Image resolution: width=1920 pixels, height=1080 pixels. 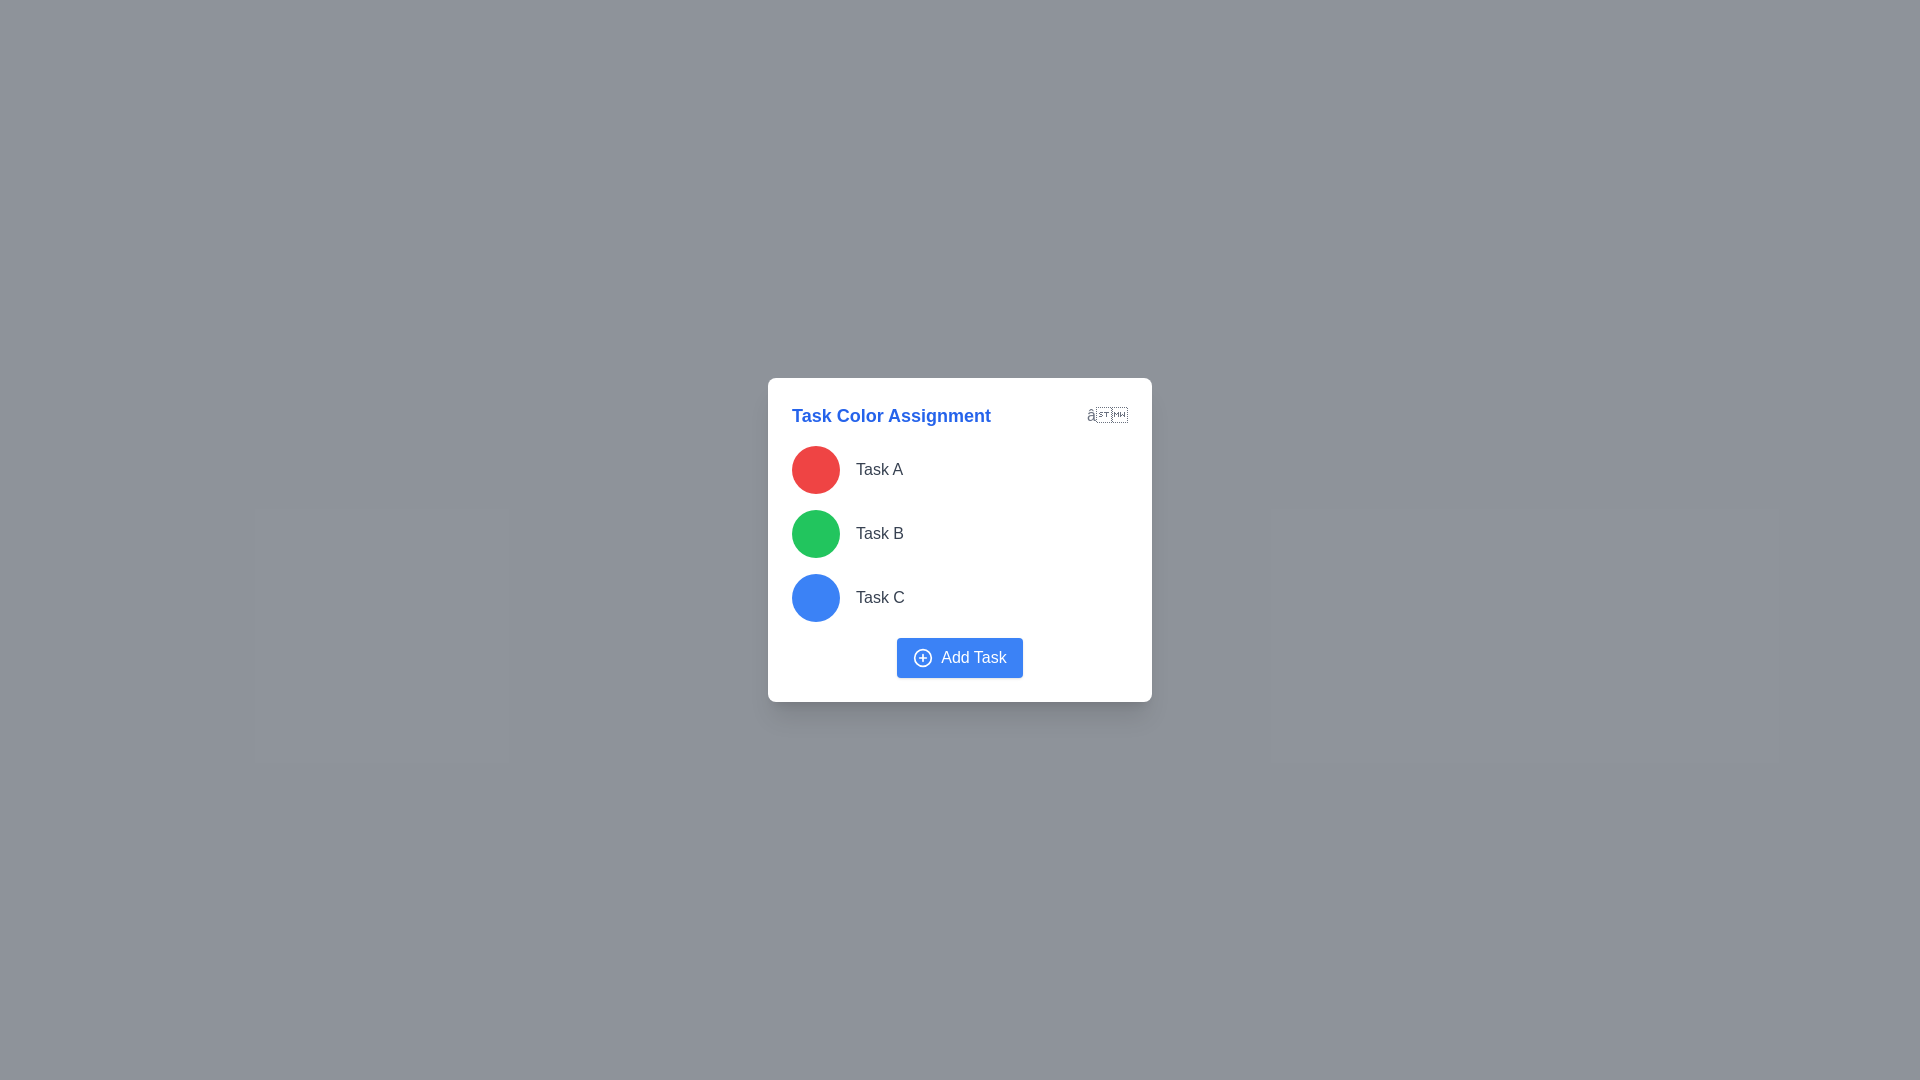 I want to click on the 'Add Task' button to initiate the task addition process, so click(x=960, y=658).